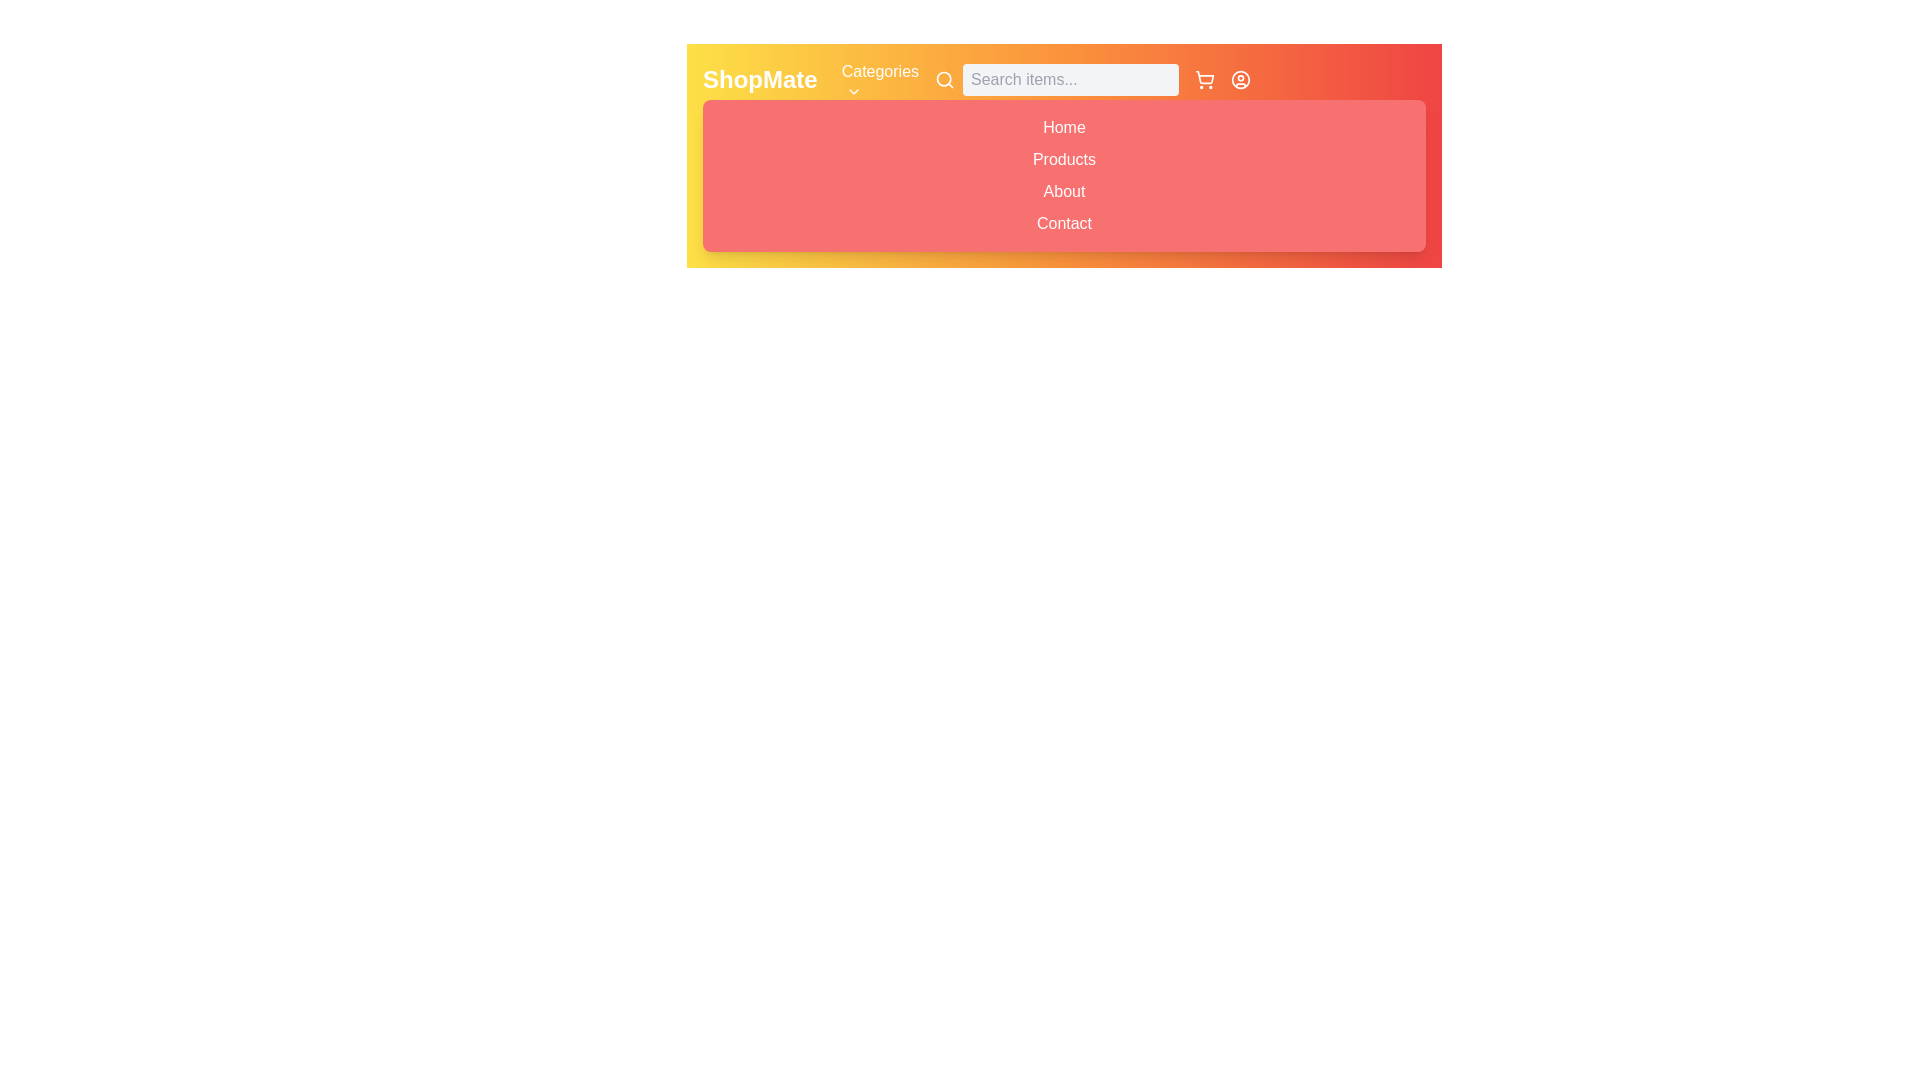  Describe the element at coordinates (944, 79) in the screenshot. I see `the magnifying glass icon on the orange background to initiate search functionality` at that location.